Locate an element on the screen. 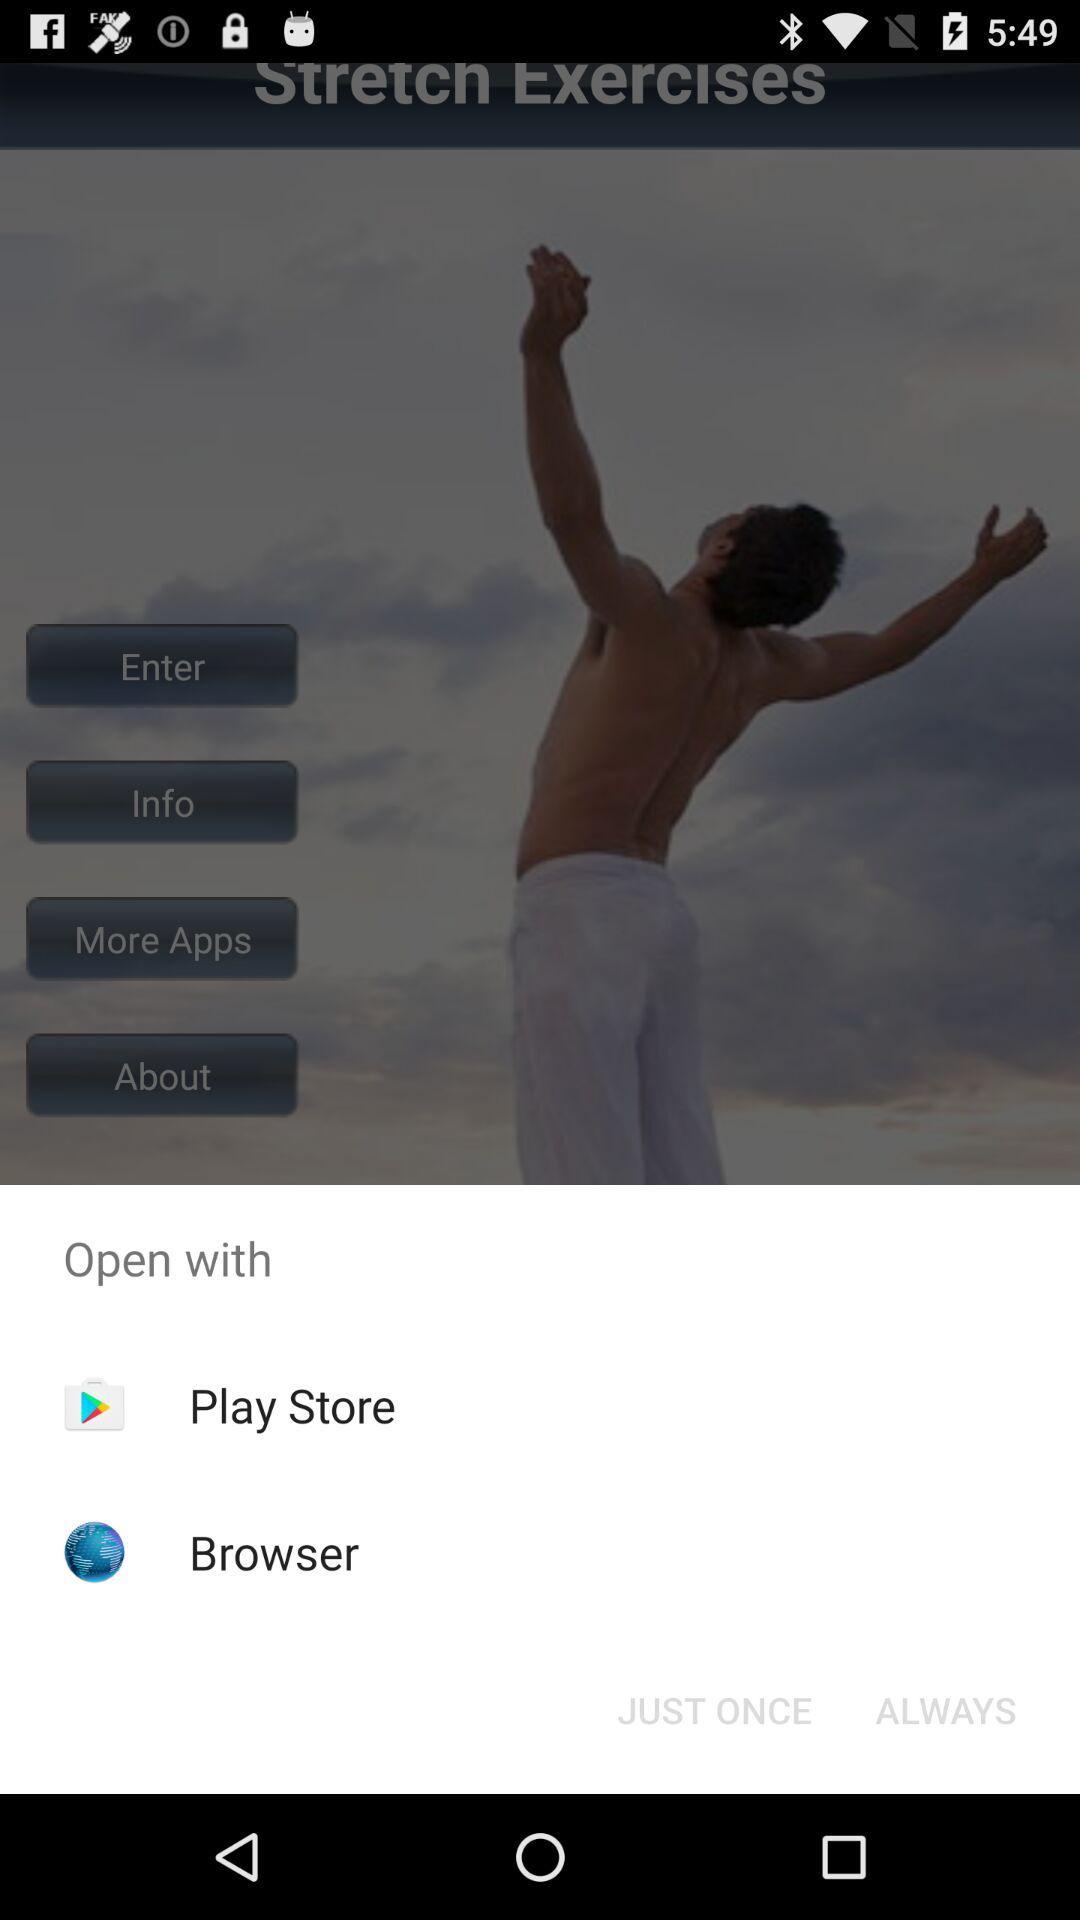  the app below the open with app is located at coordinates (713, 1708).